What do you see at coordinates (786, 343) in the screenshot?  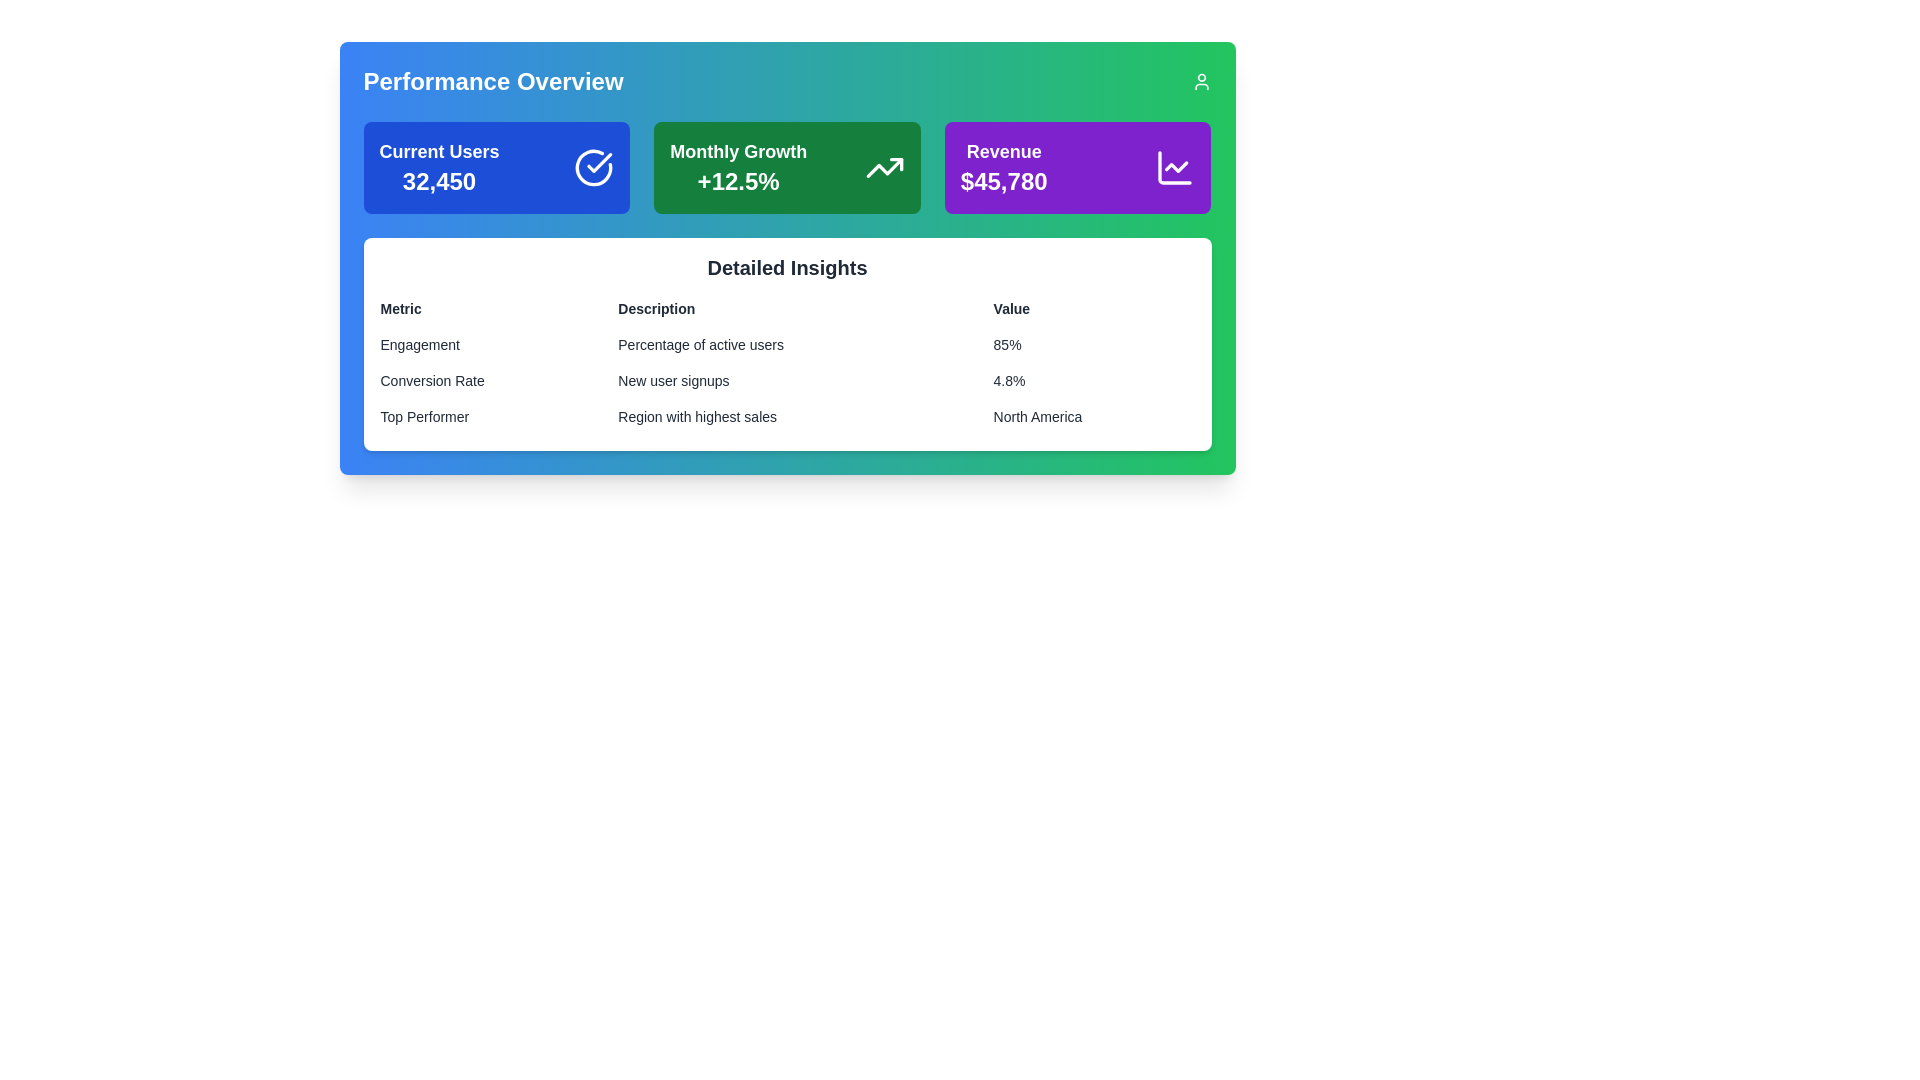 I see `the first row labeled 'Engagement' in the detailed insights table` at bounding box center [786, 343].